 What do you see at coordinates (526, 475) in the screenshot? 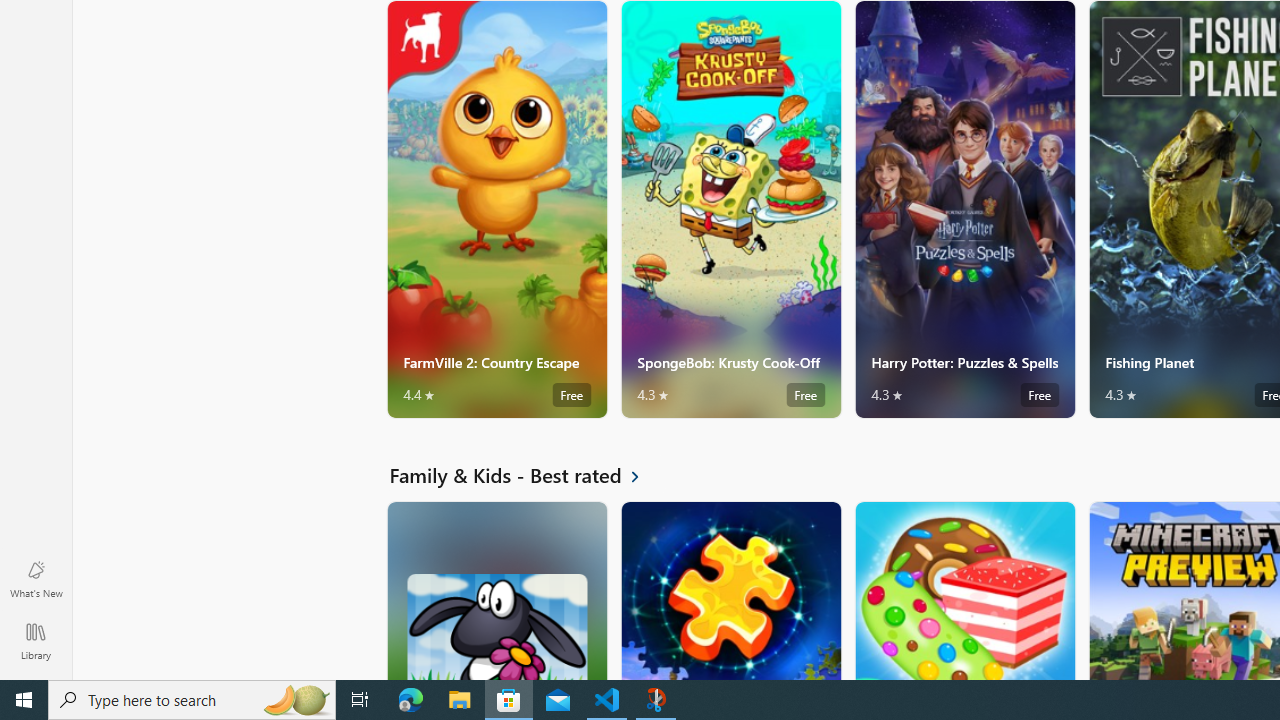
I see `'See all  Family & Kids - Best rated'` at bounding box center [526, 475].